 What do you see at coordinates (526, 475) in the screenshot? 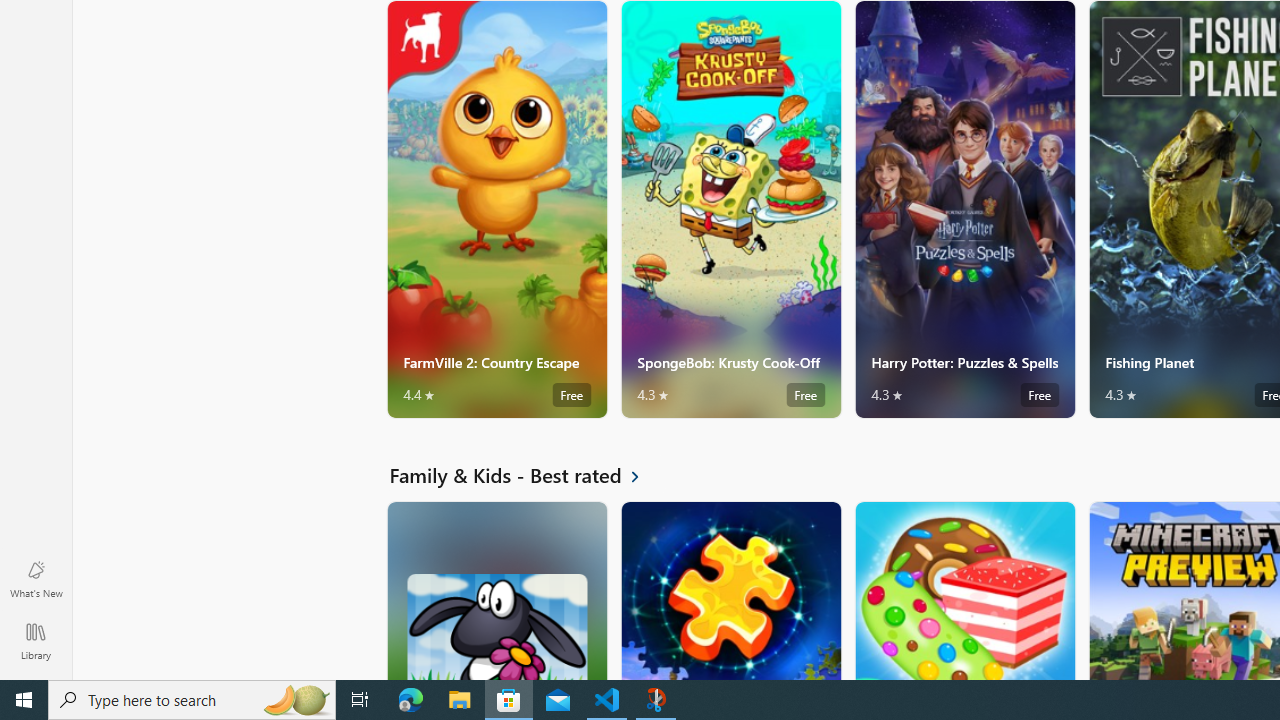
I see `'See all  Family & Kids - Best rated'` at bounding box center [526, 475].